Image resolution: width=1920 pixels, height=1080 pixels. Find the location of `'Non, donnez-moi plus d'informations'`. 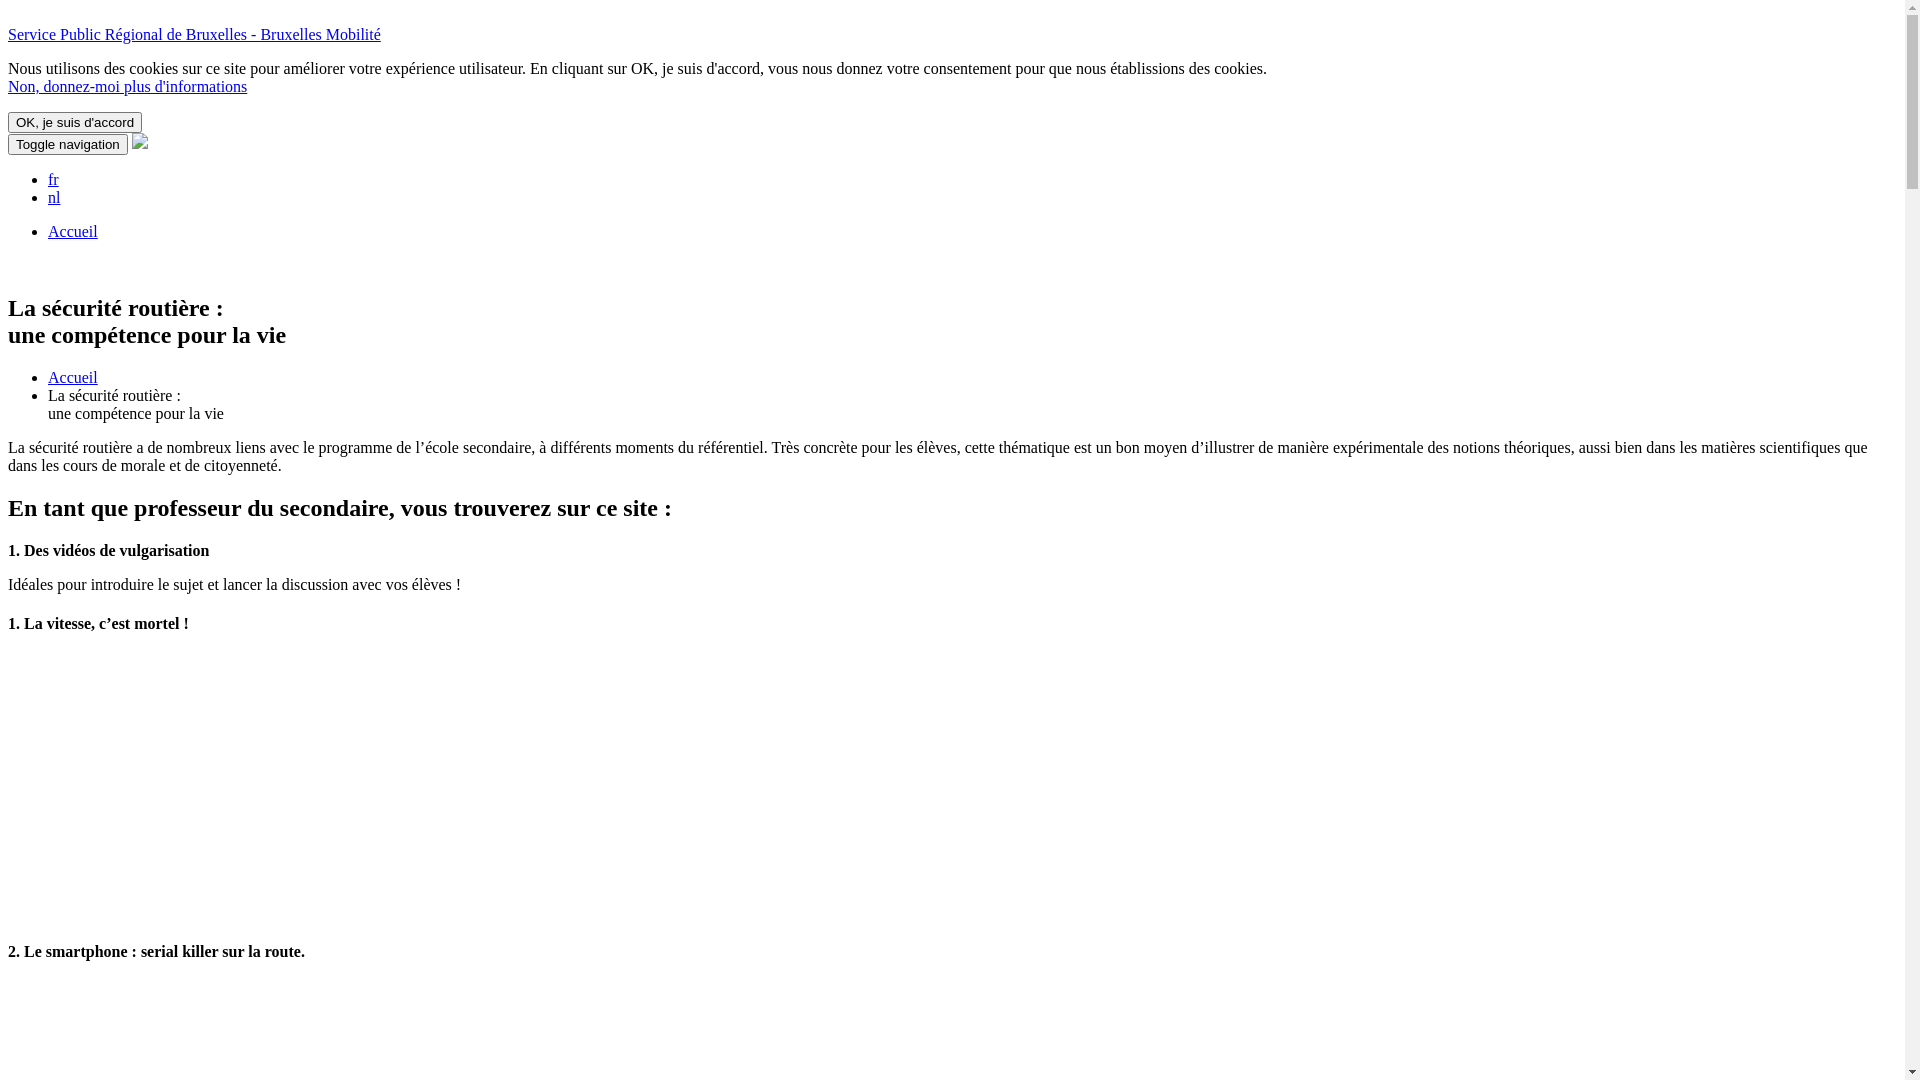

'Non, donnez-moi plus d'informations' is located at coordinates (126, 85).